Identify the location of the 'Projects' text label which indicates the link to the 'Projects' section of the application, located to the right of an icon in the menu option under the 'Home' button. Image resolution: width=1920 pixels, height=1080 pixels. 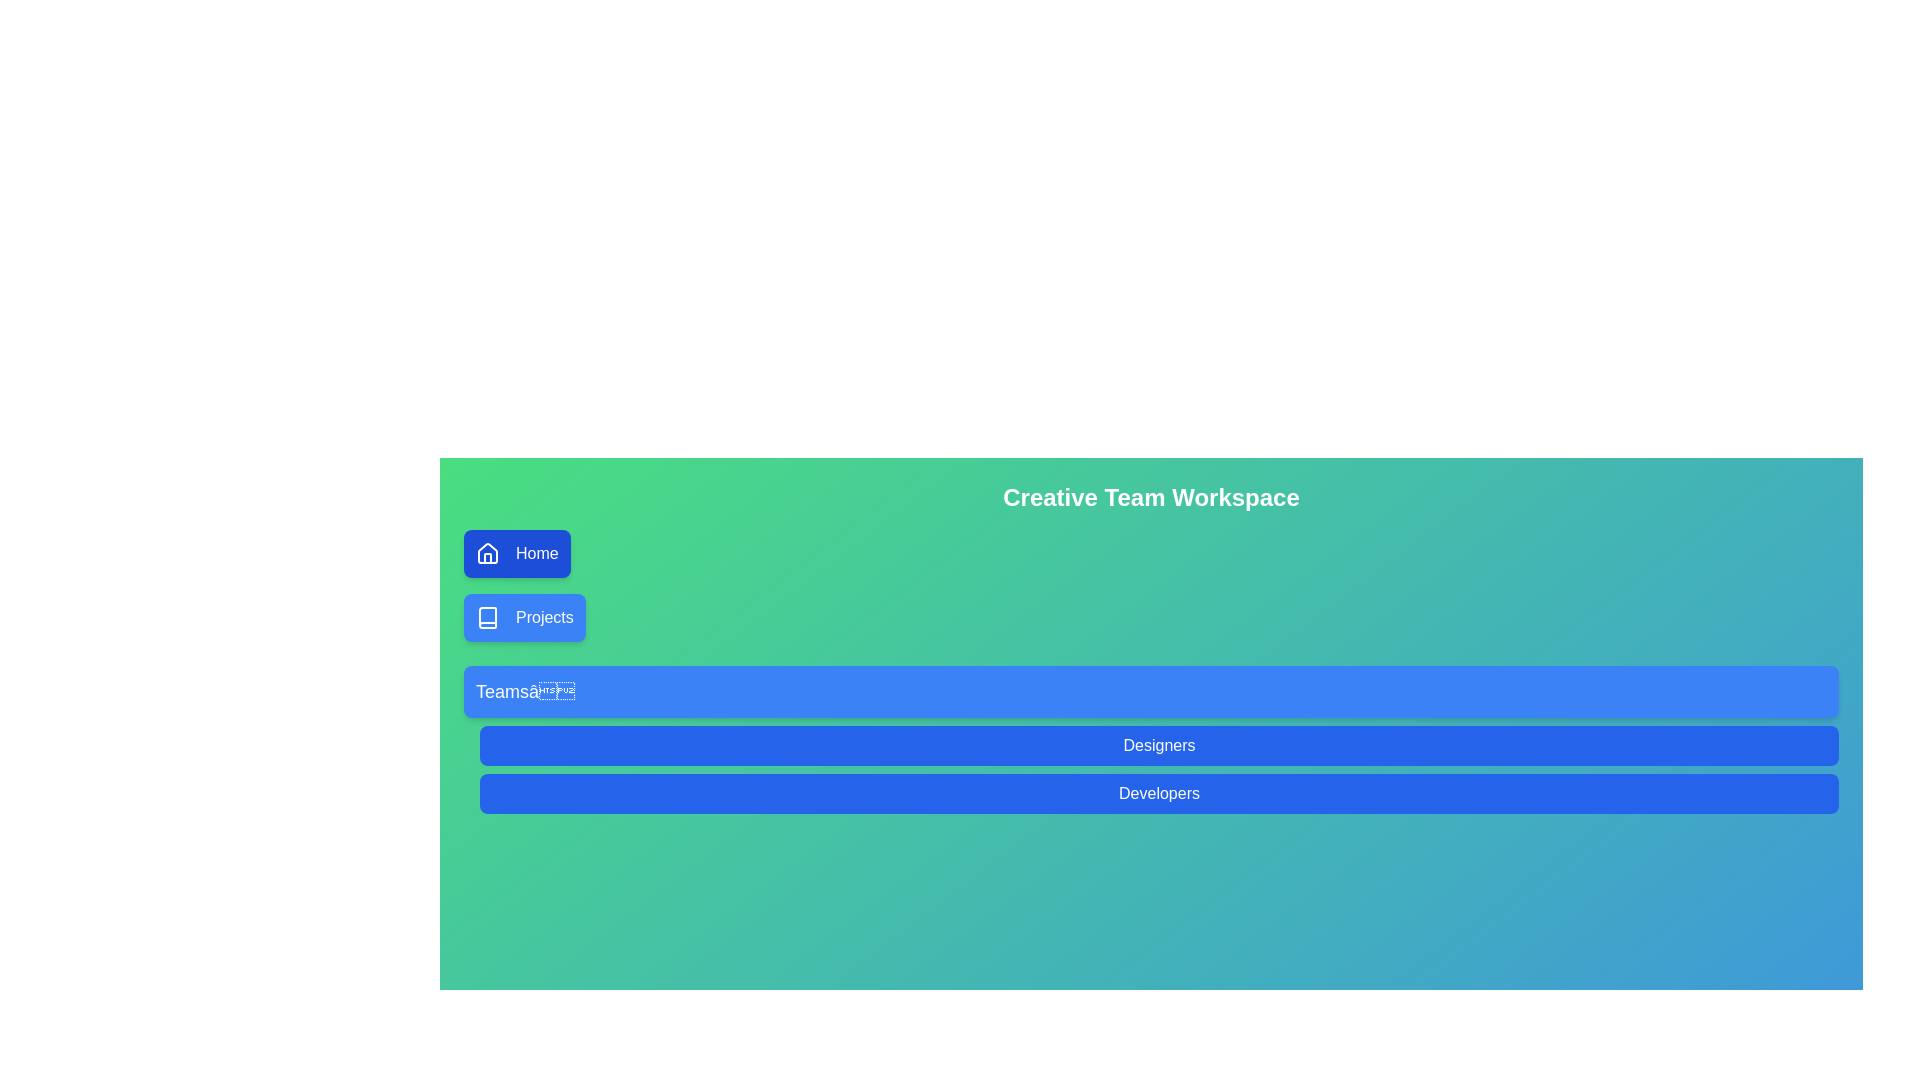
(544, 616).